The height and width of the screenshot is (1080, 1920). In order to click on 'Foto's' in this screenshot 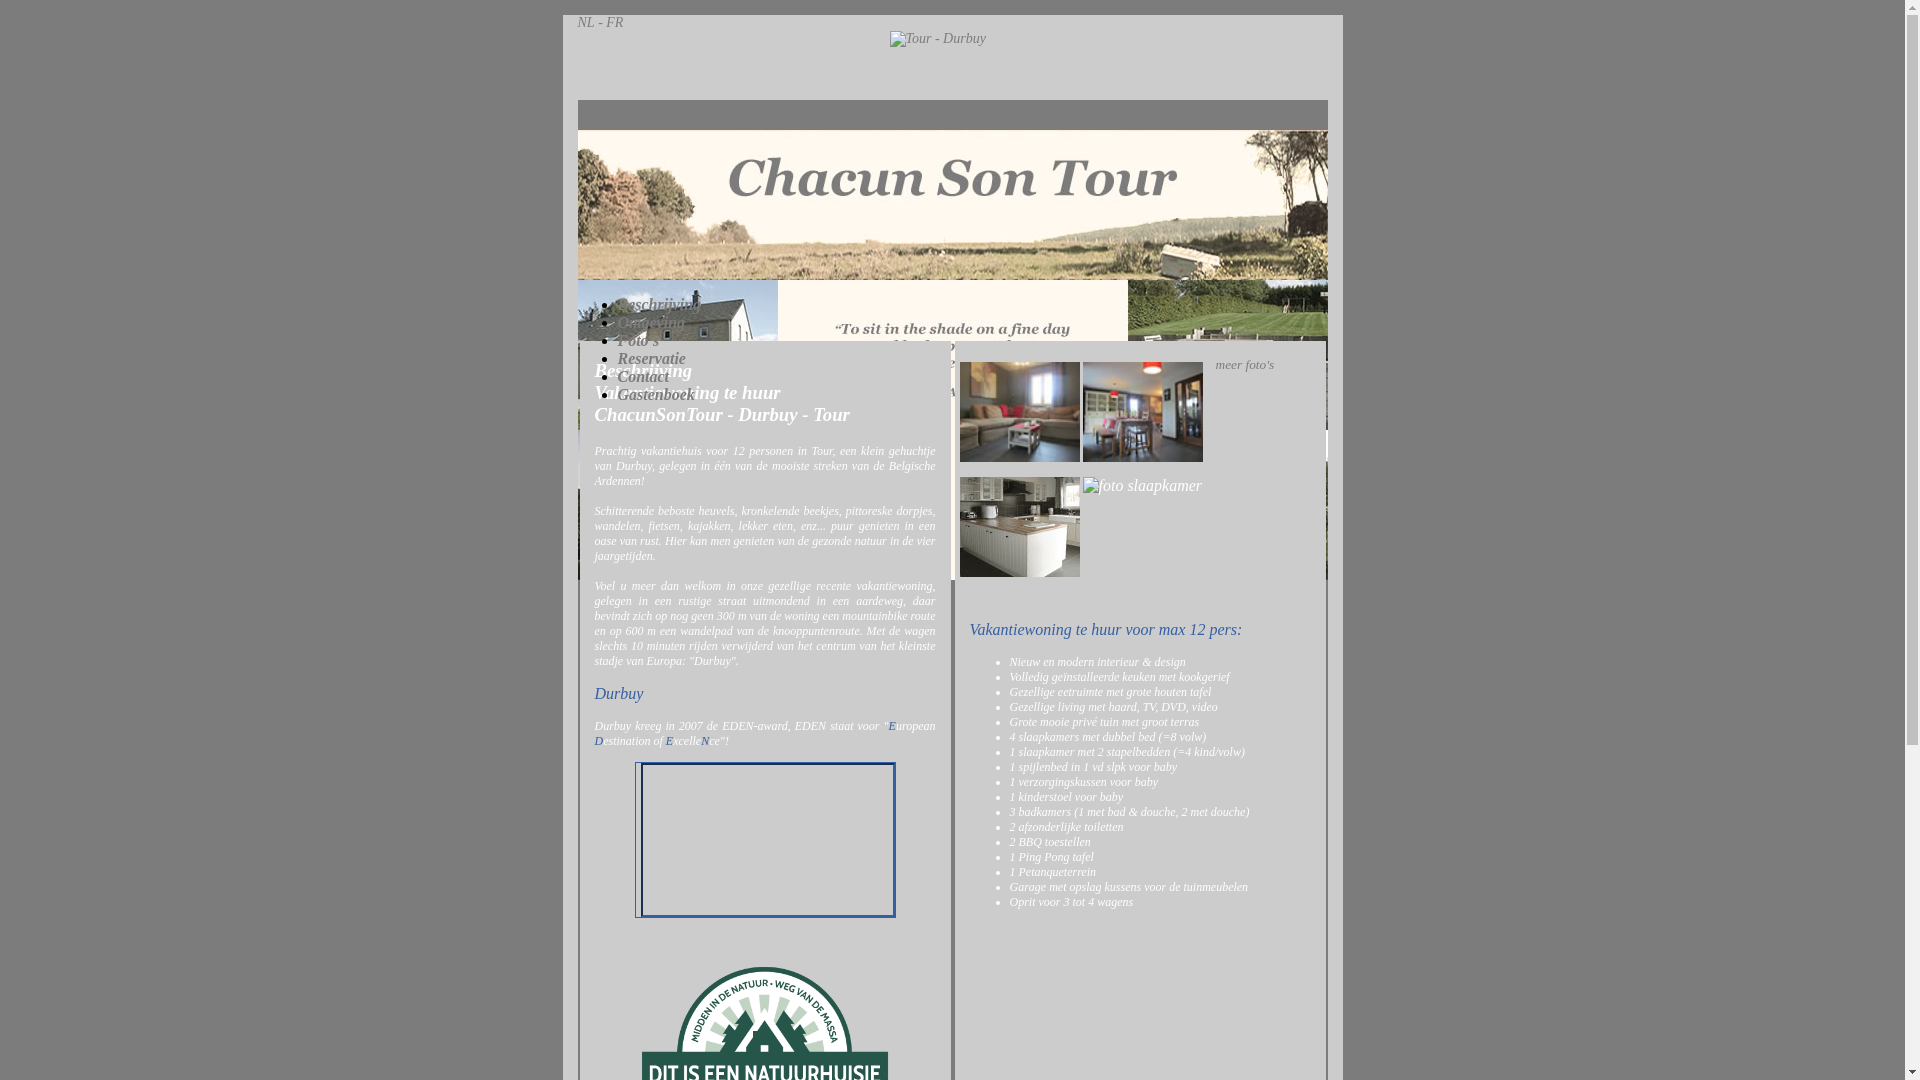, I will do `click(637, 339)`.